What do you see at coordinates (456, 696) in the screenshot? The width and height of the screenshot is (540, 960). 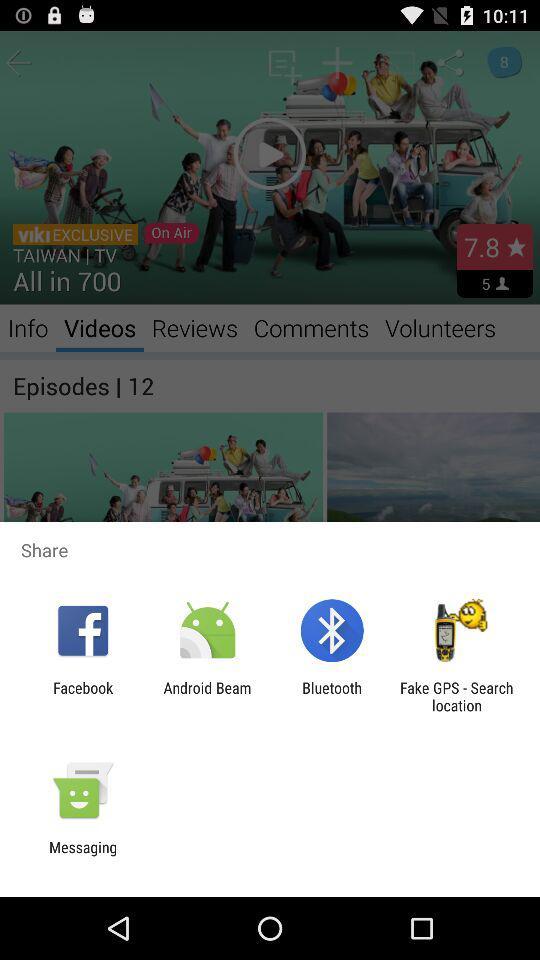 I see `the item next to bluetooth icon` at bounding box center [456, 696].